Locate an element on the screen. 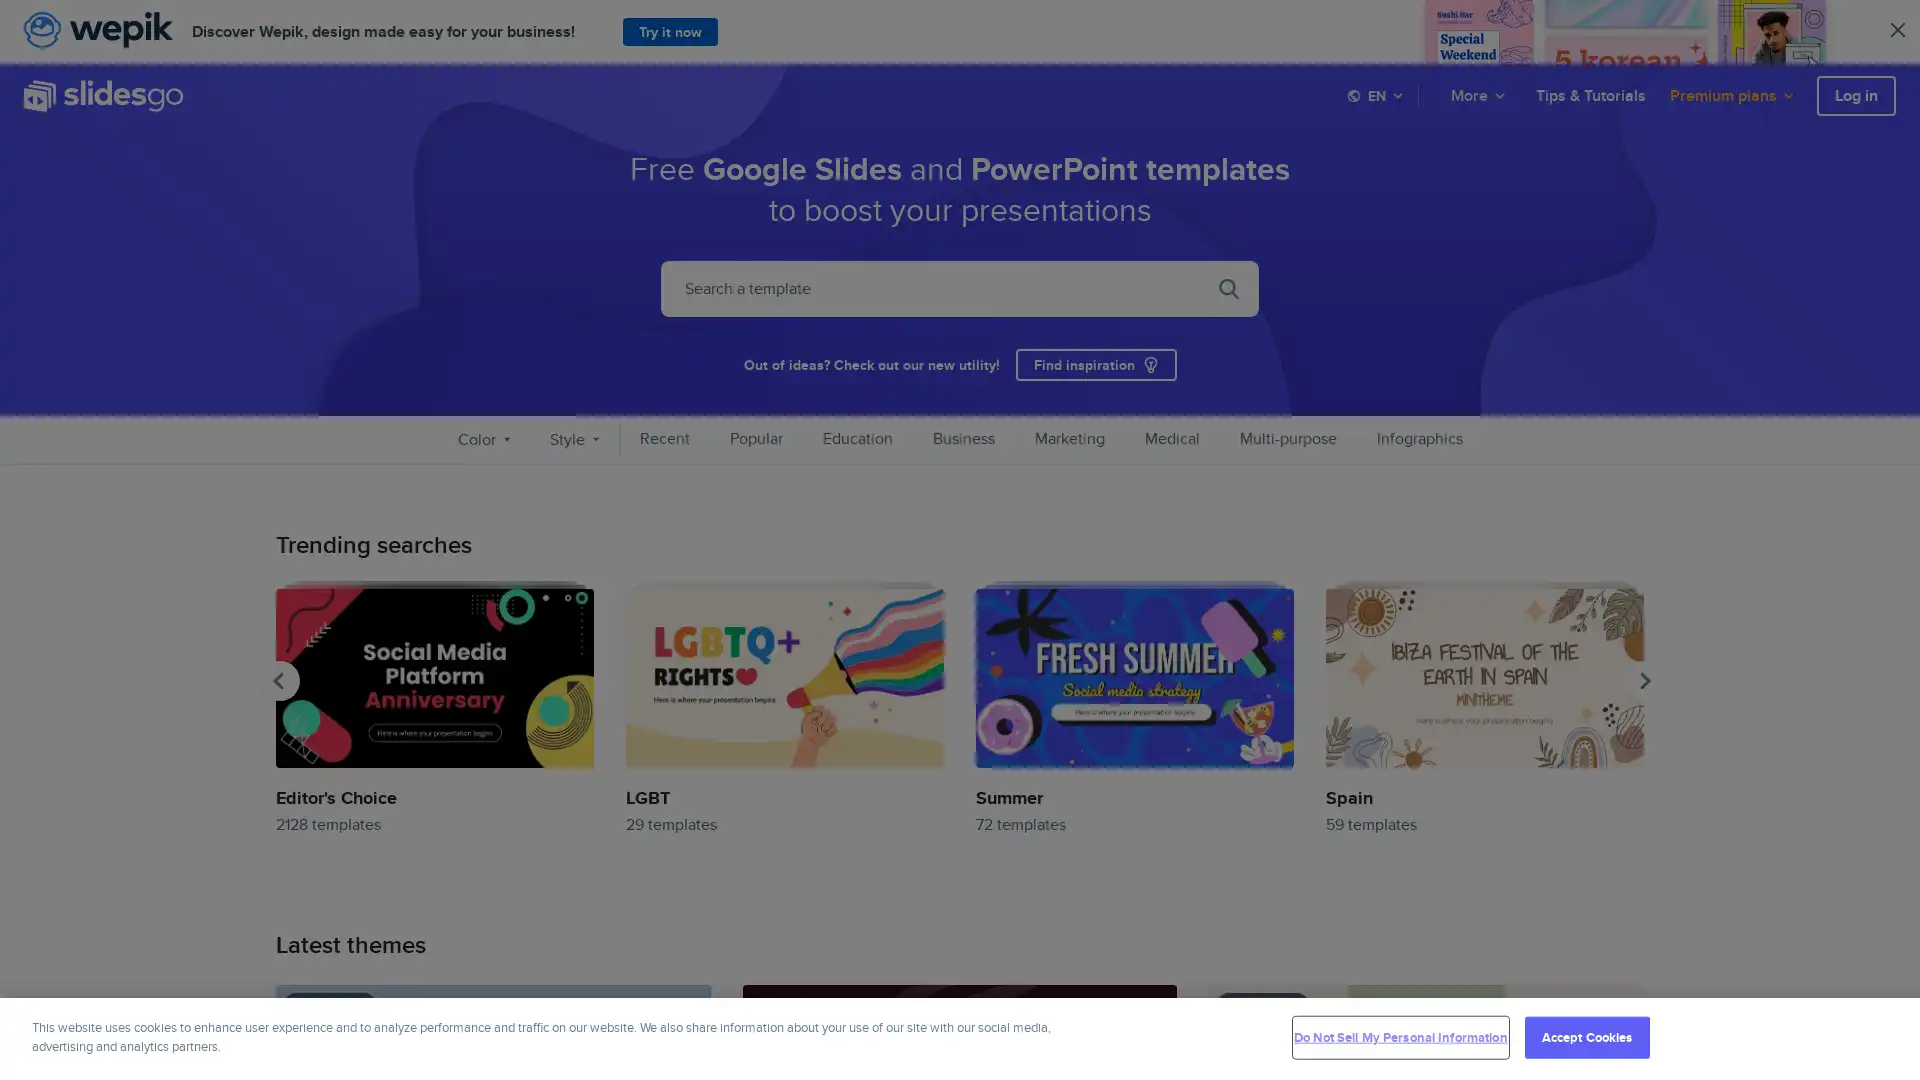 This screenshot has height=1080, width=1920. Log in is located at coordinates (1855, 95).